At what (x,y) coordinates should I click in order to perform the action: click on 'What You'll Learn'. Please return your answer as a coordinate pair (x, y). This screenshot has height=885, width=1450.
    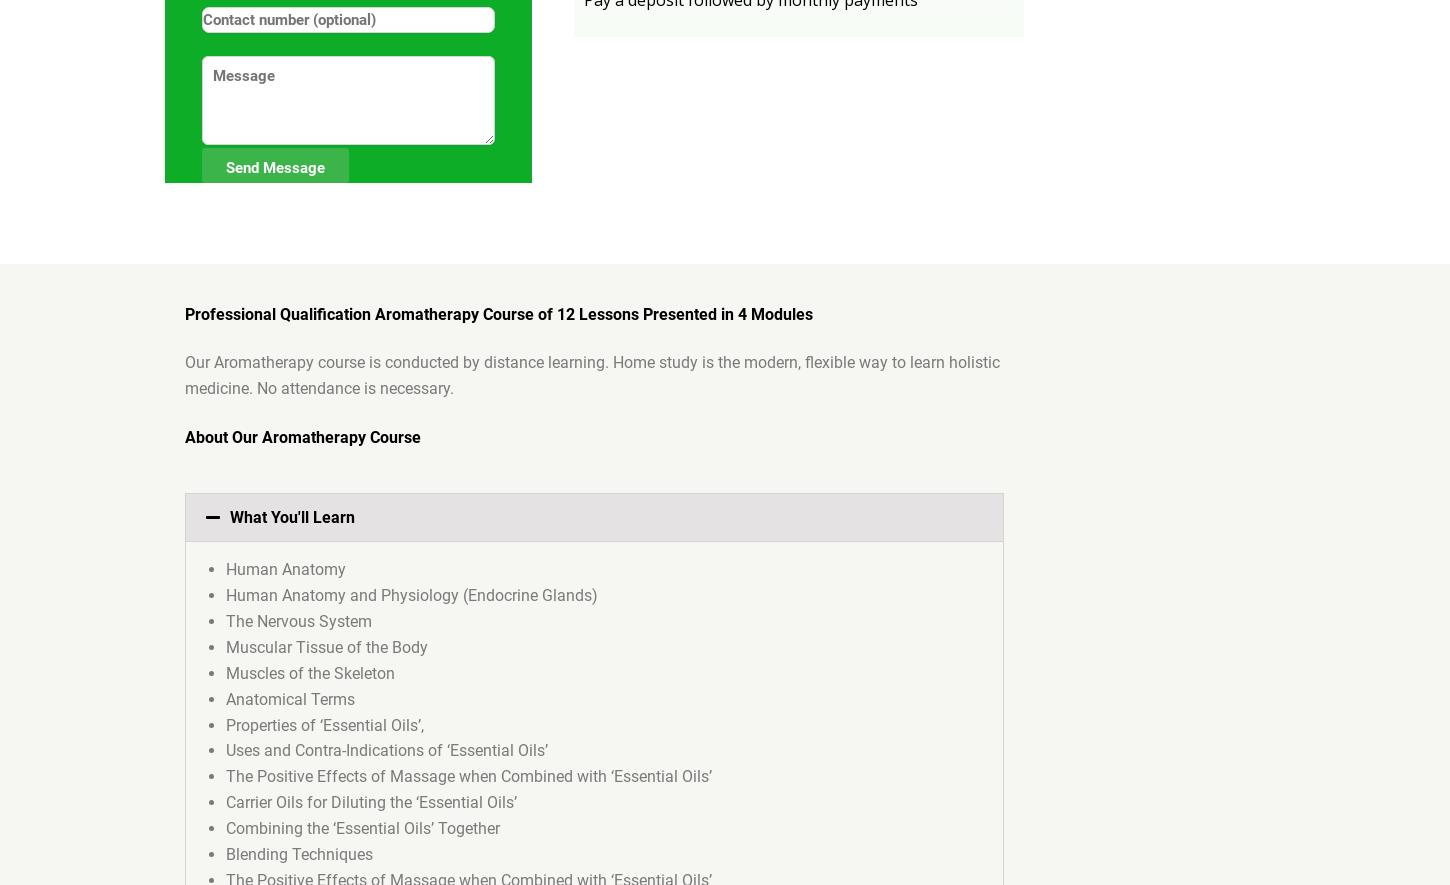
    Looking at the image, I should click on (292, 517).